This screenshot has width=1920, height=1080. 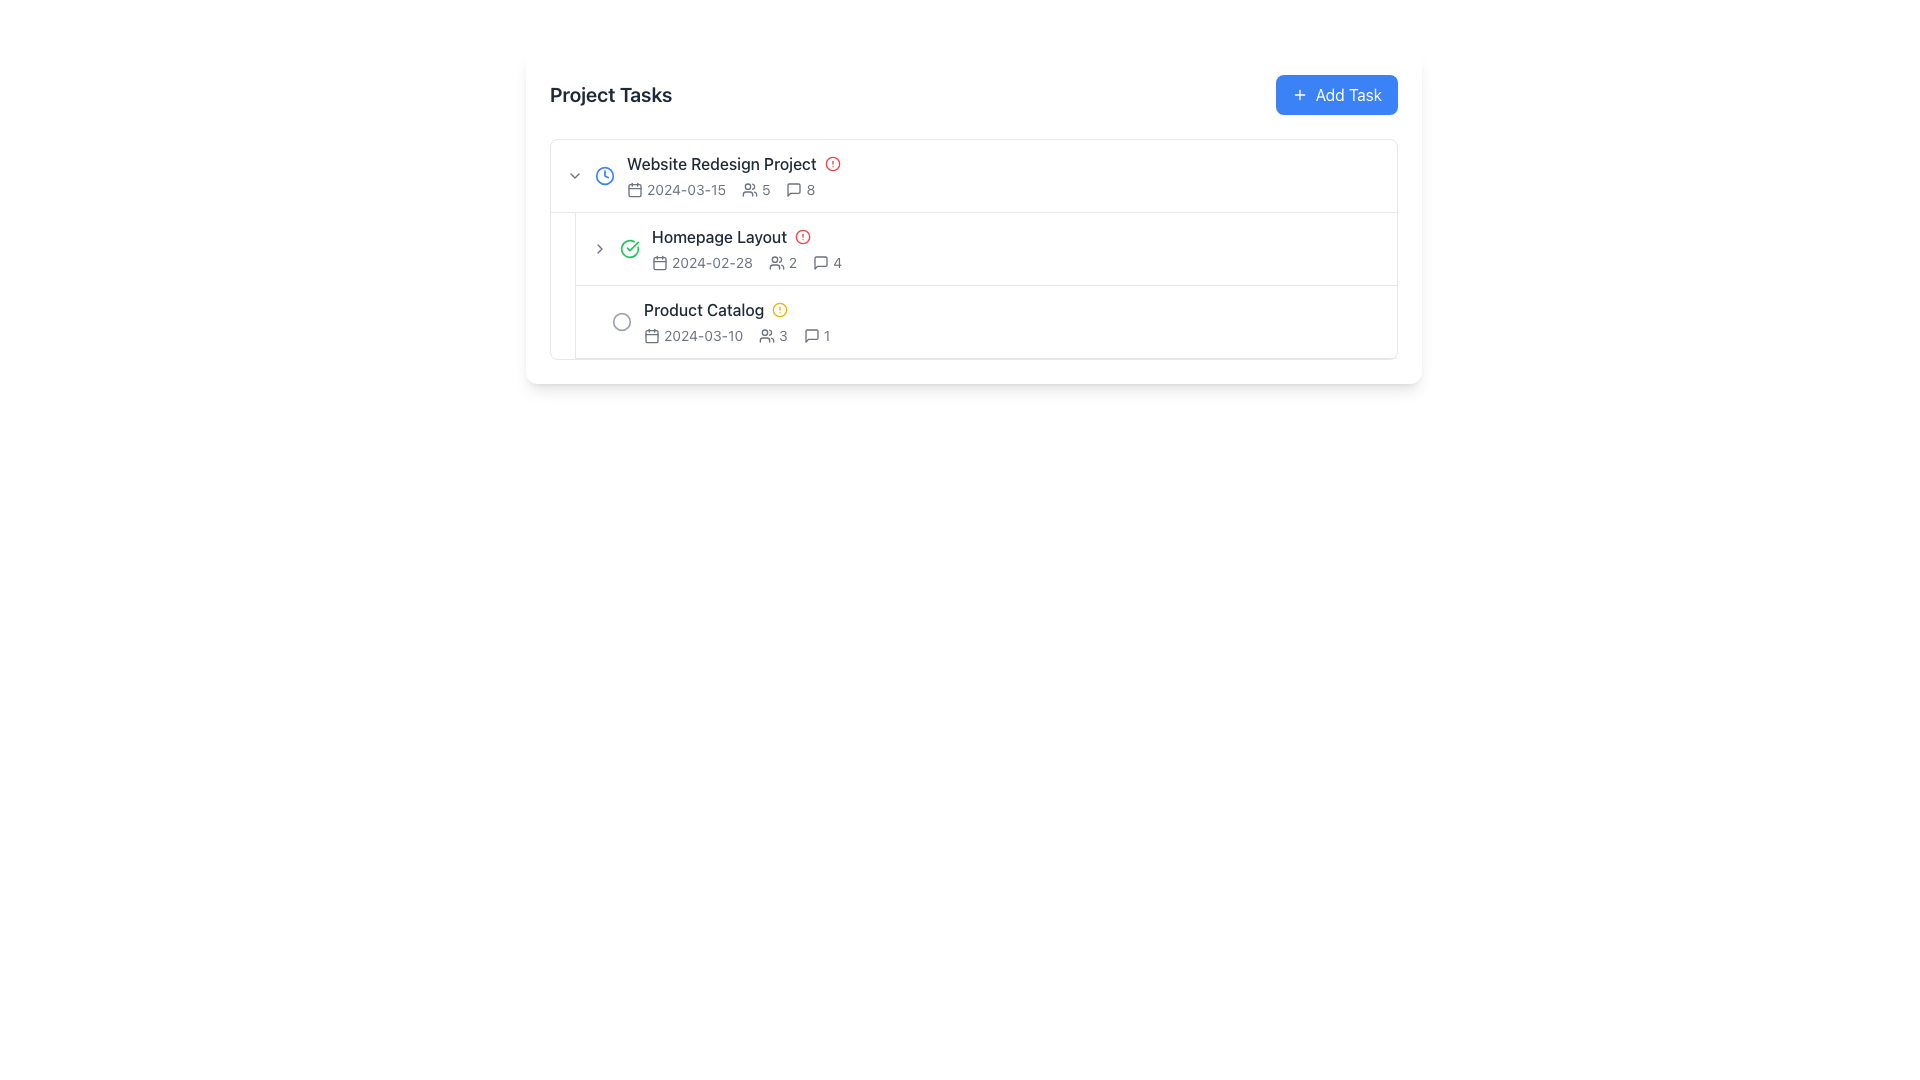 I want to click on the blue circular graphical element that is part of the clock icon next to the 'Website Redesign Project' text, so click(x=603, y=175).